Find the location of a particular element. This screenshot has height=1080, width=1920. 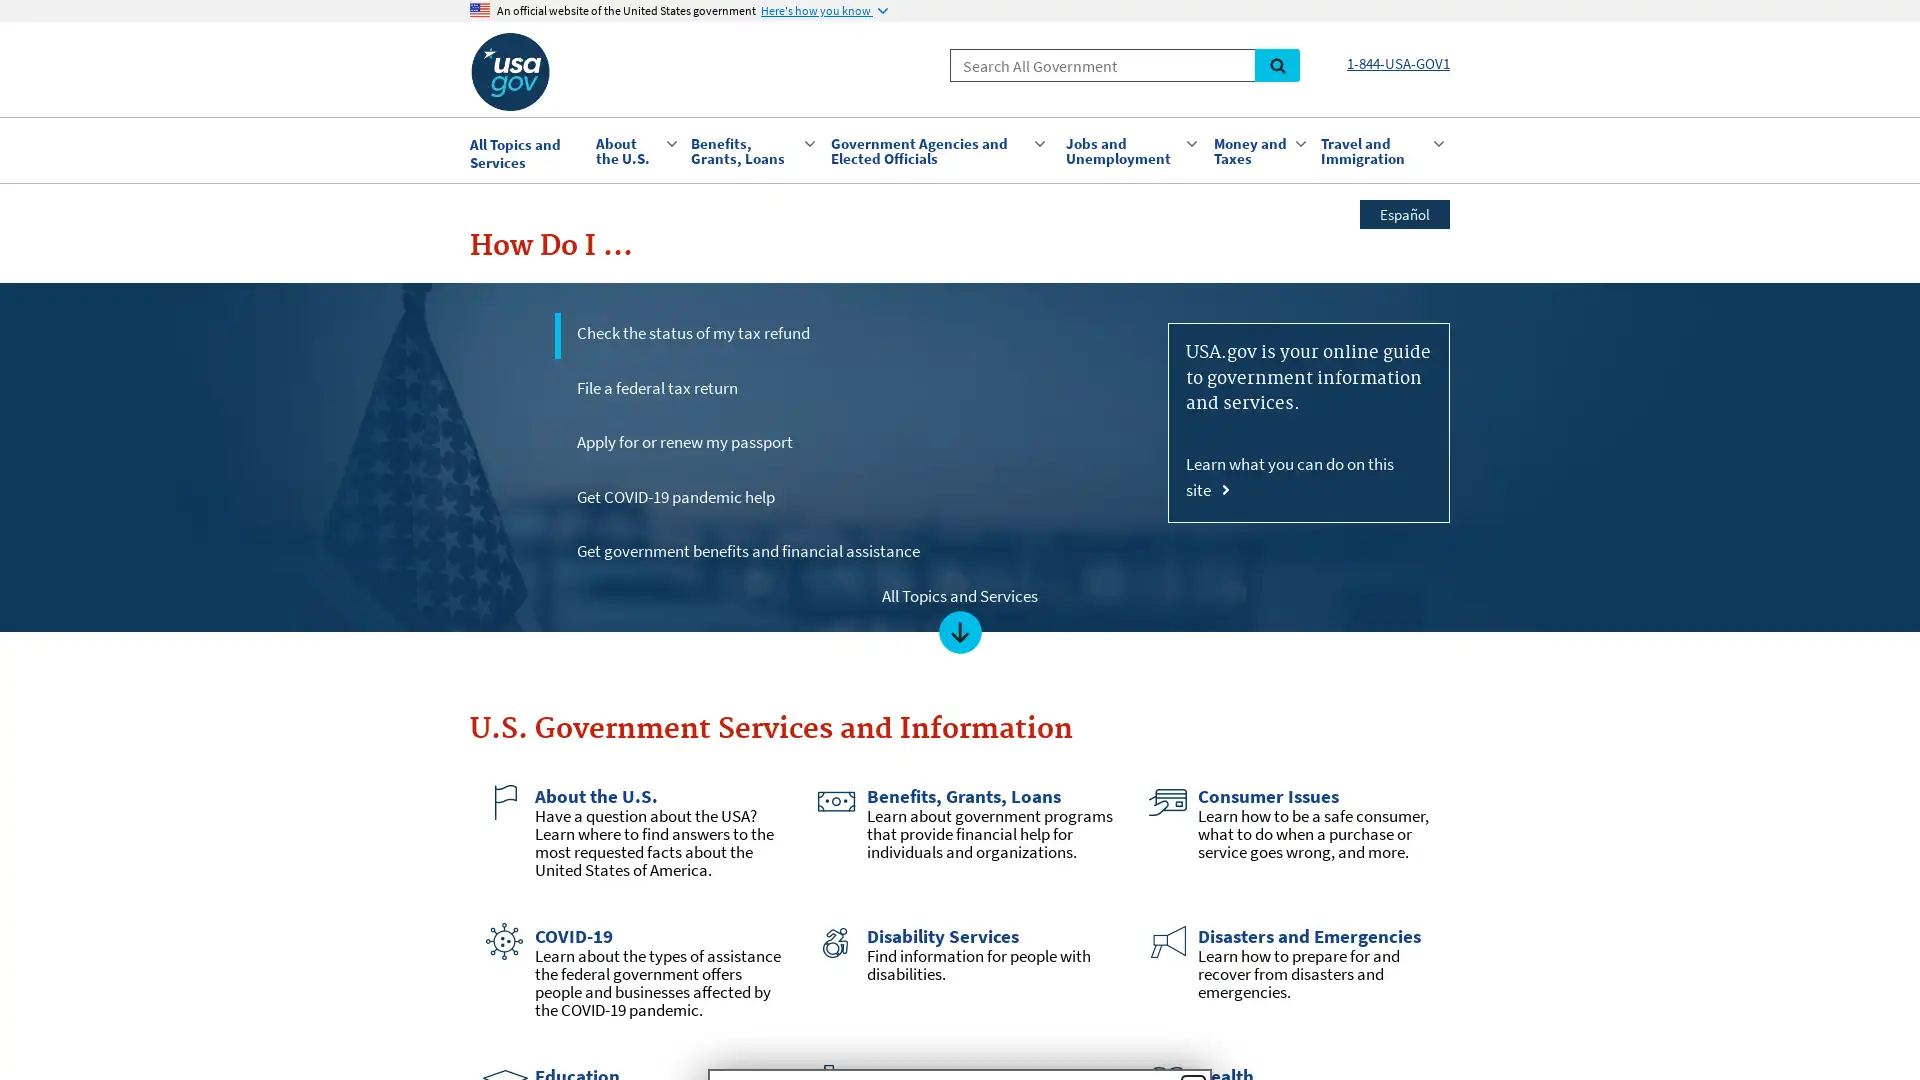

Money and Taxes is located at coordinates (1256, 149).